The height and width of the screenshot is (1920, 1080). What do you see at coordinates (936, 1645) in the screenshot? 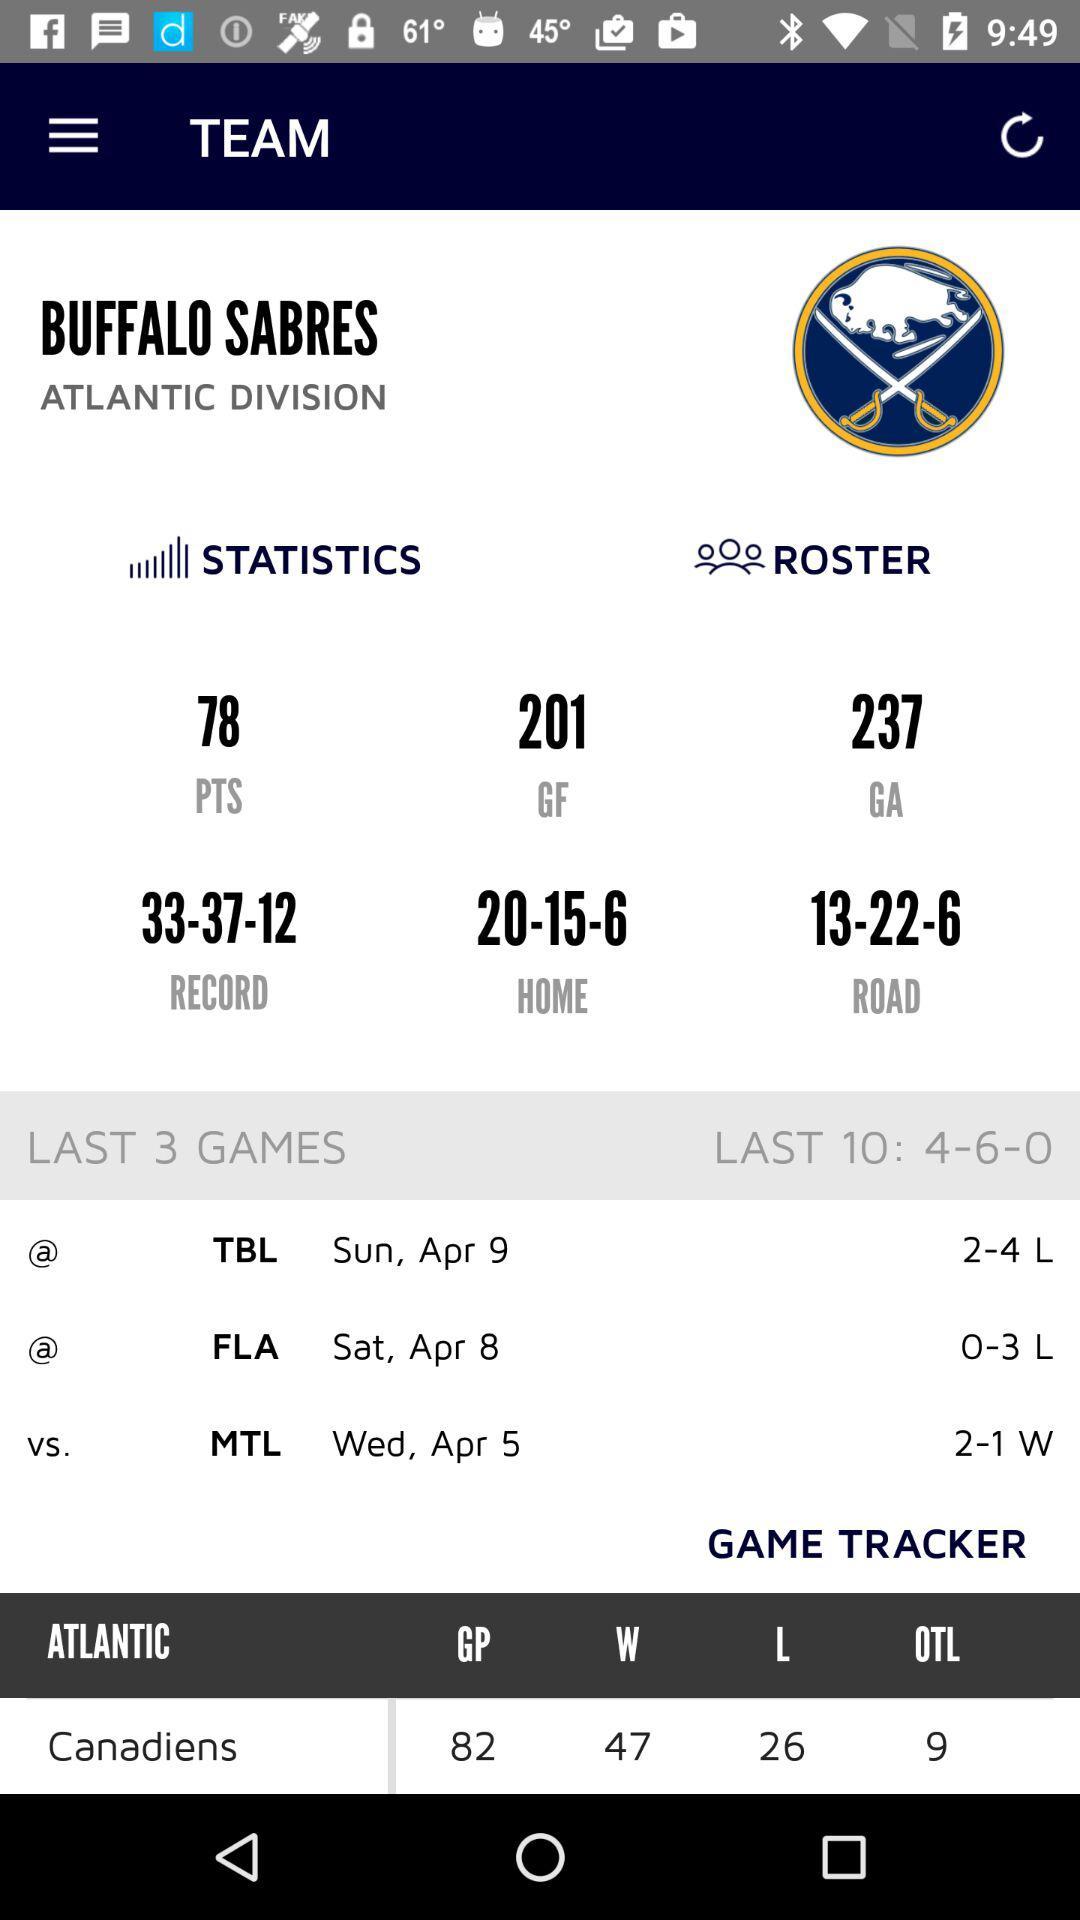
I see `icon next to the pts icon` at bounding box center [936, 1645].